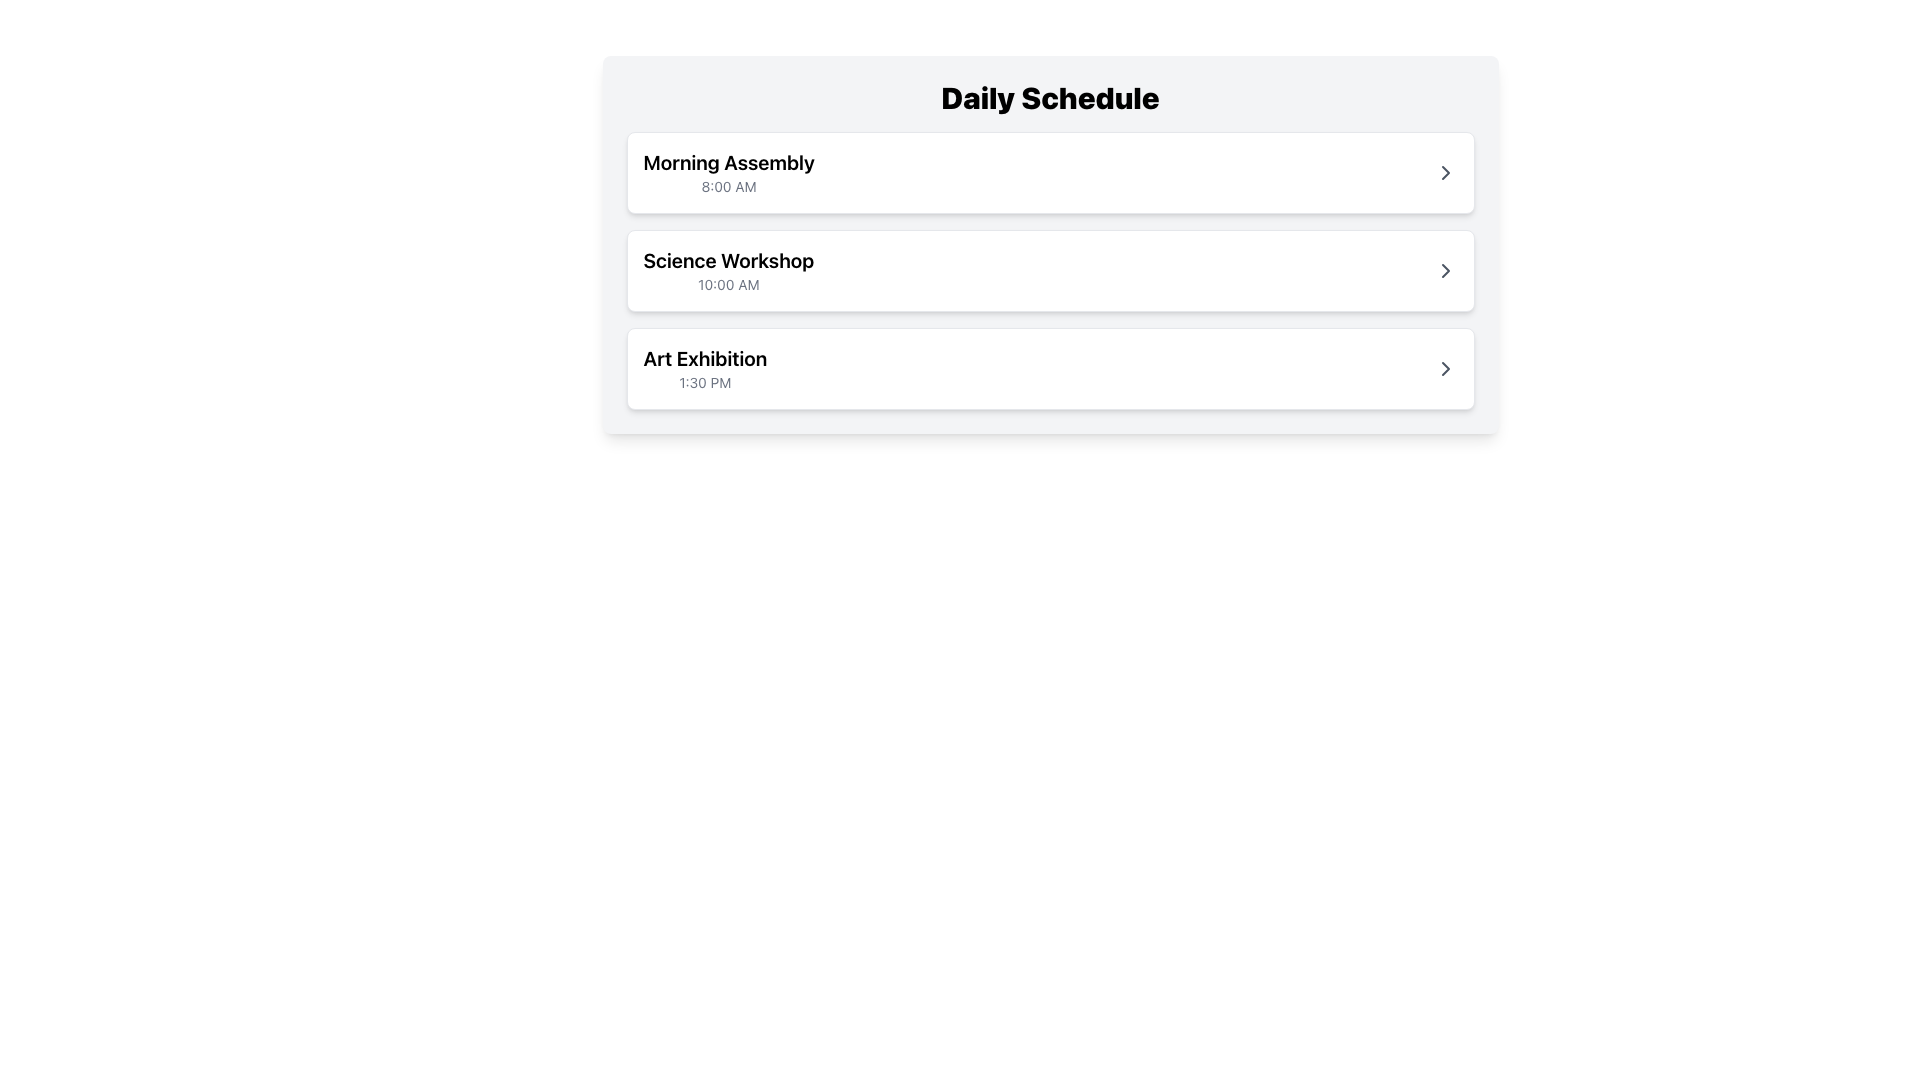 This screenshot has height=1080, width=1920. What do you see at coordinates (728, 161) in the screenshot?
I see `the heading labeled 'Morning Assembly', which is styled with a large bold font and is the first item in a vertical schedule list, positioned above the time label '8:00 AM'` at bounding box center [728, 161].